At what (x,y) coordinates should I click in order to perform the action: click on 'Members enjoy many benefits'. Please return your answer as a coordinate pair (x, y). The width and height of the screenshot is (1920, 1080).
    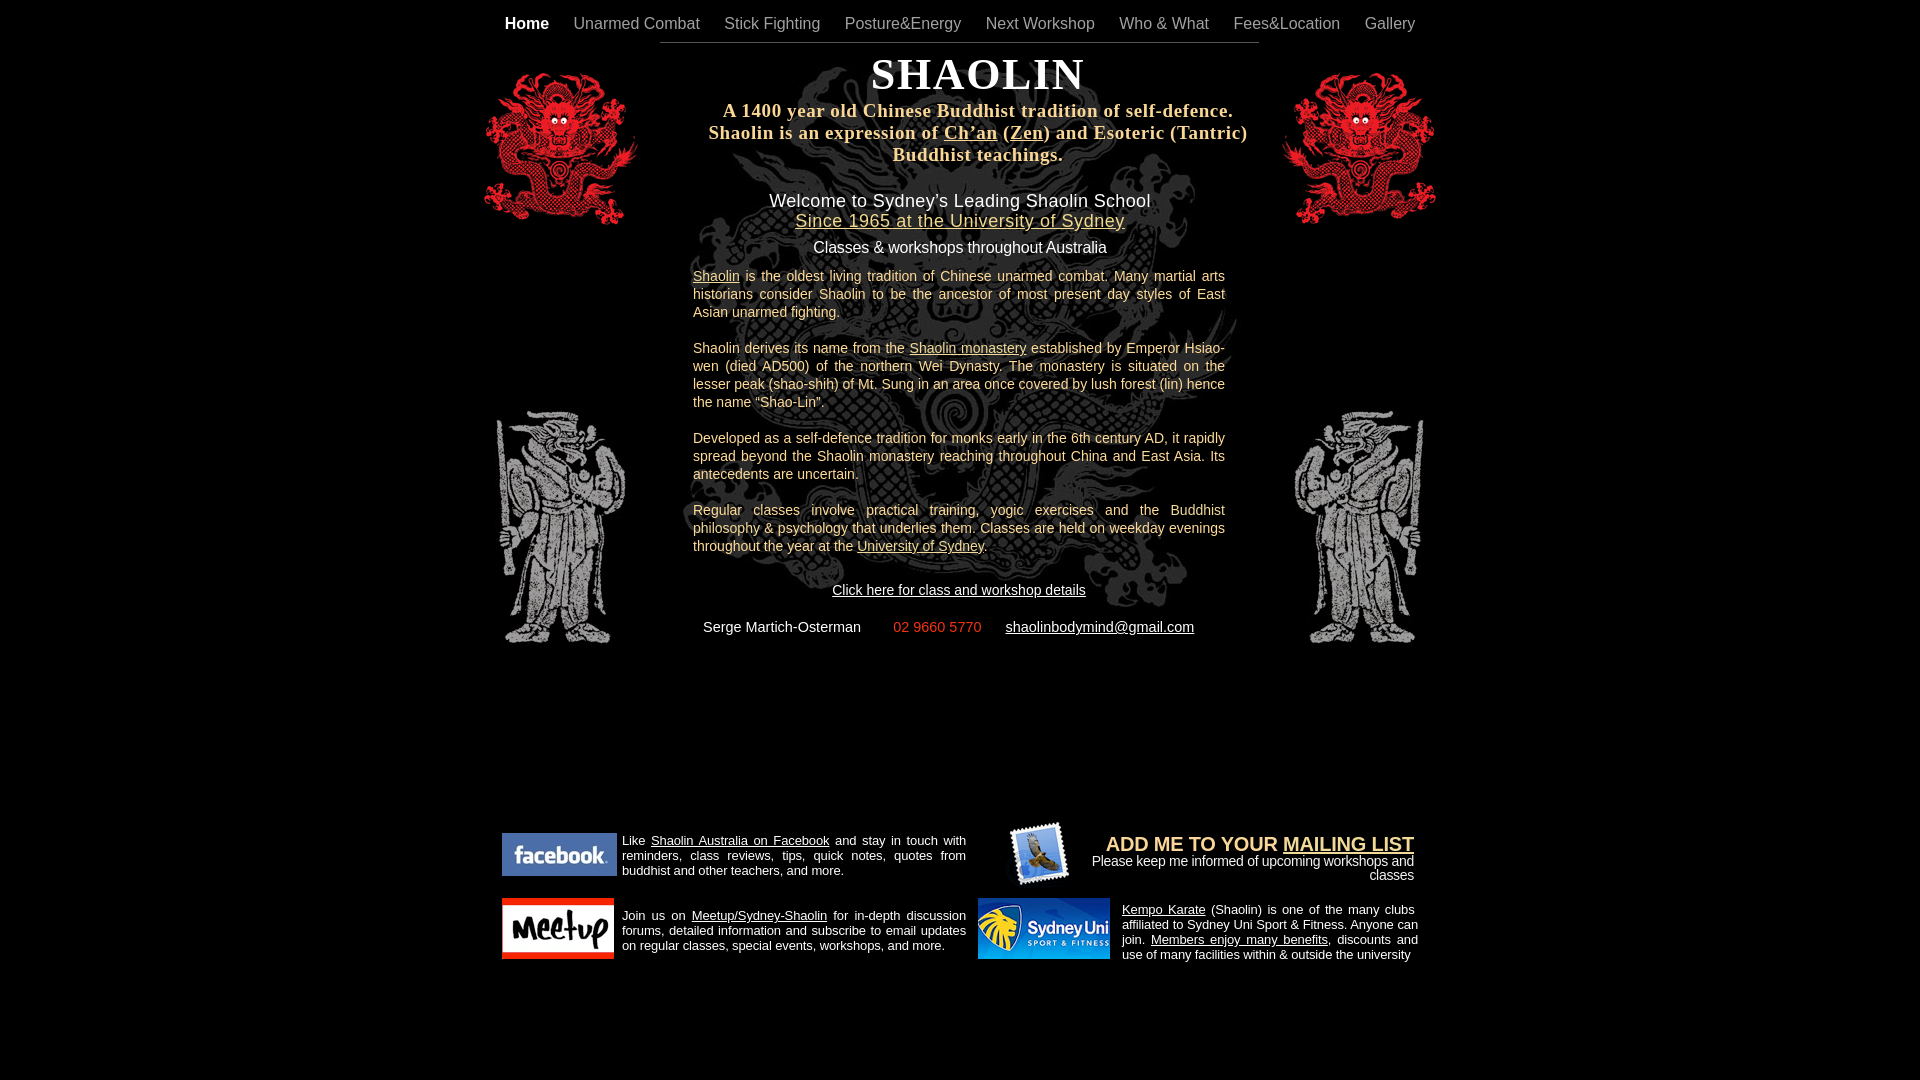
    Looking at the image, I should click on (1238, 939).